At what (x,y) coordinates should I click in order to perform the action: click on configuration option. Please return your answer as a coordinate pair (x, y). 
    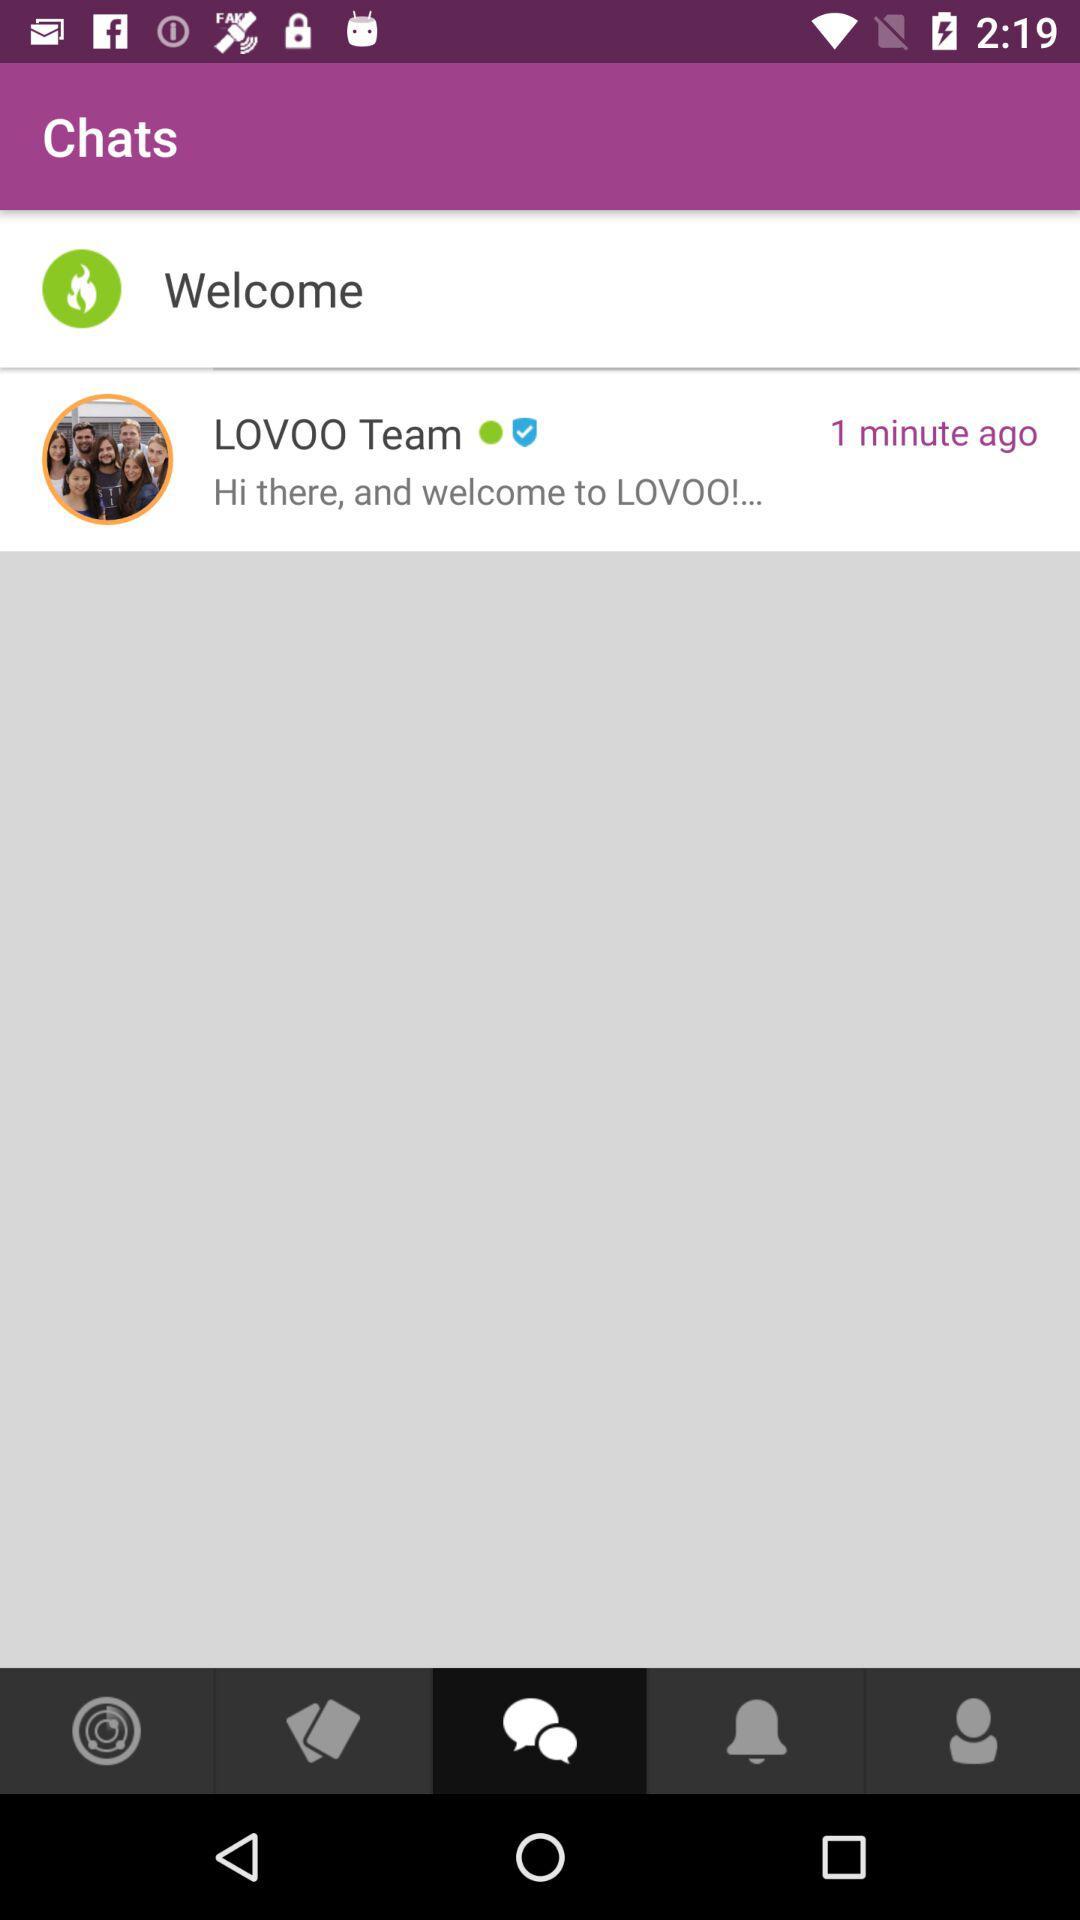
    Looking at the image, I should click on (106, 1730).